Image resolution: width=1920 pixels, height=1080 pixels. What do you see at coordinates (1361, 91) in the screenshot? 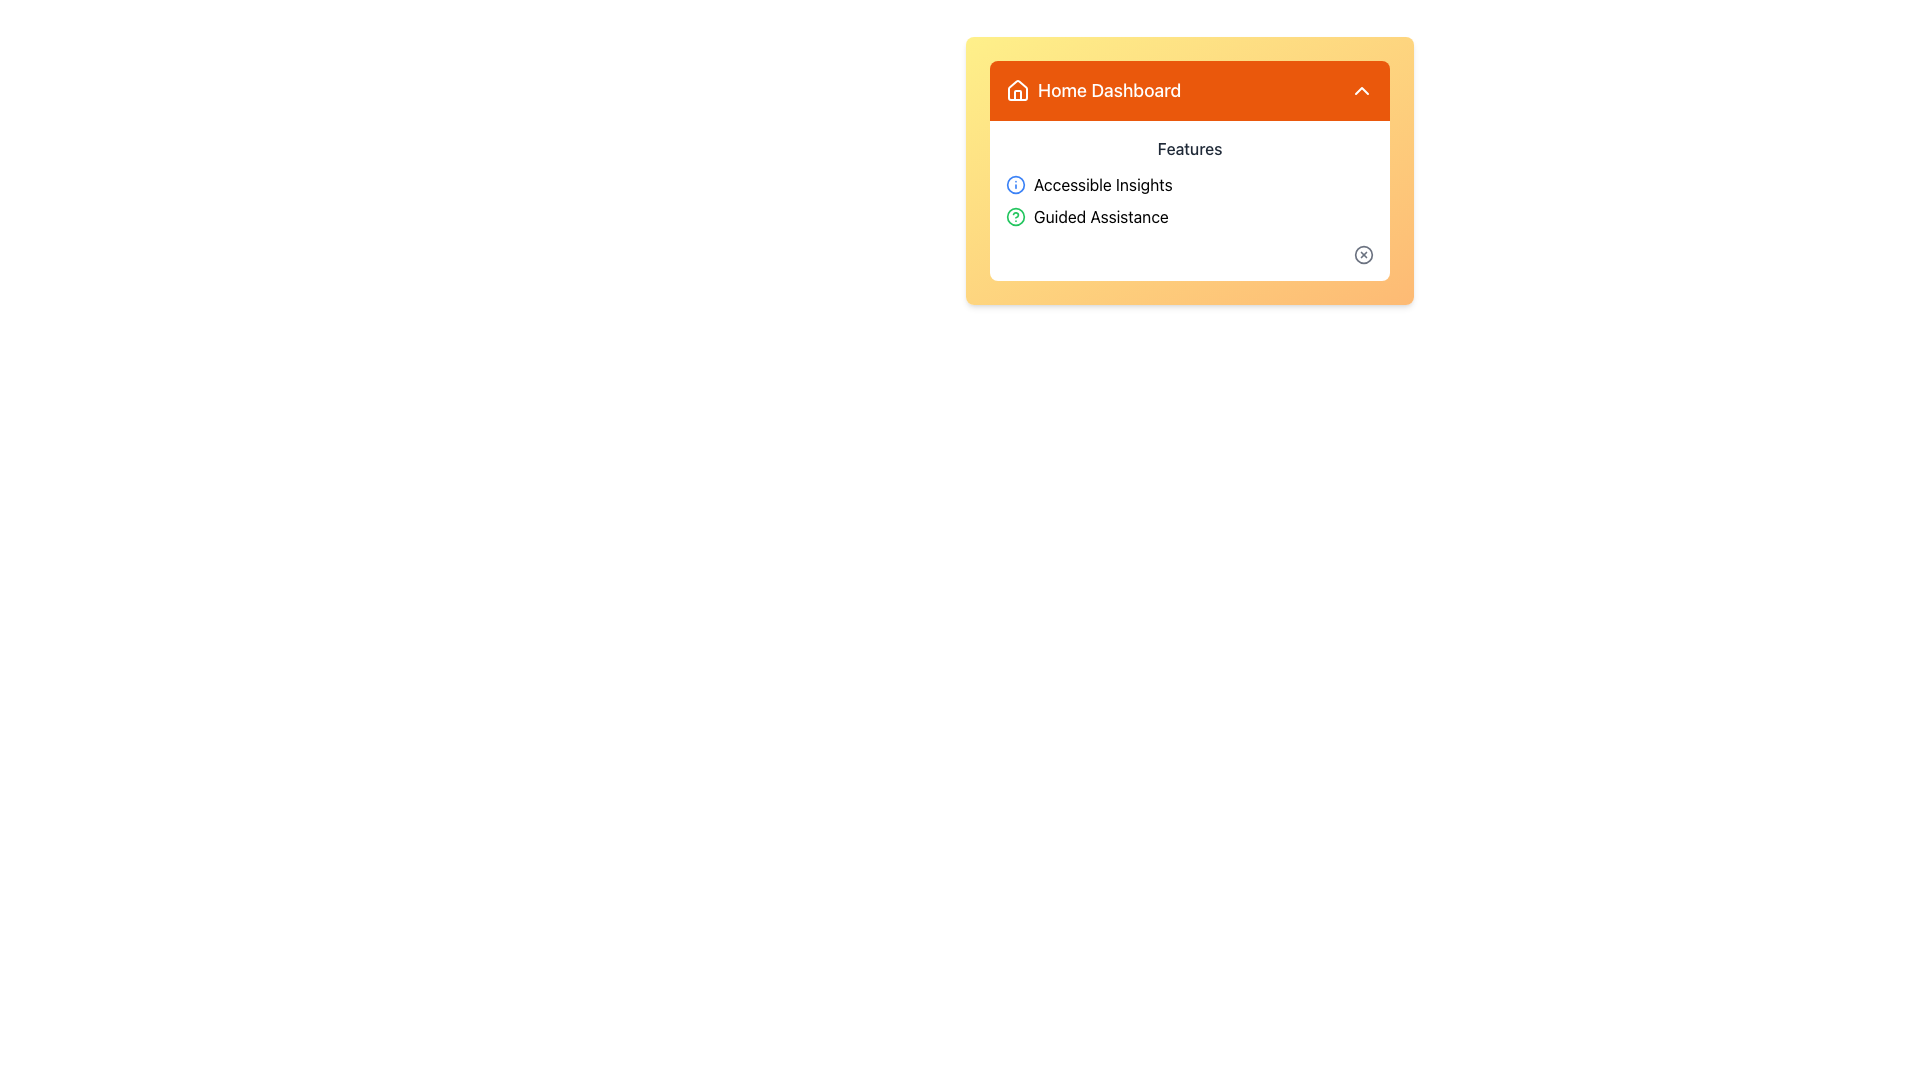
I see `the icon button at the top-right corner of the 'Home Dashboard' header` at bounding box center [1361, 91].